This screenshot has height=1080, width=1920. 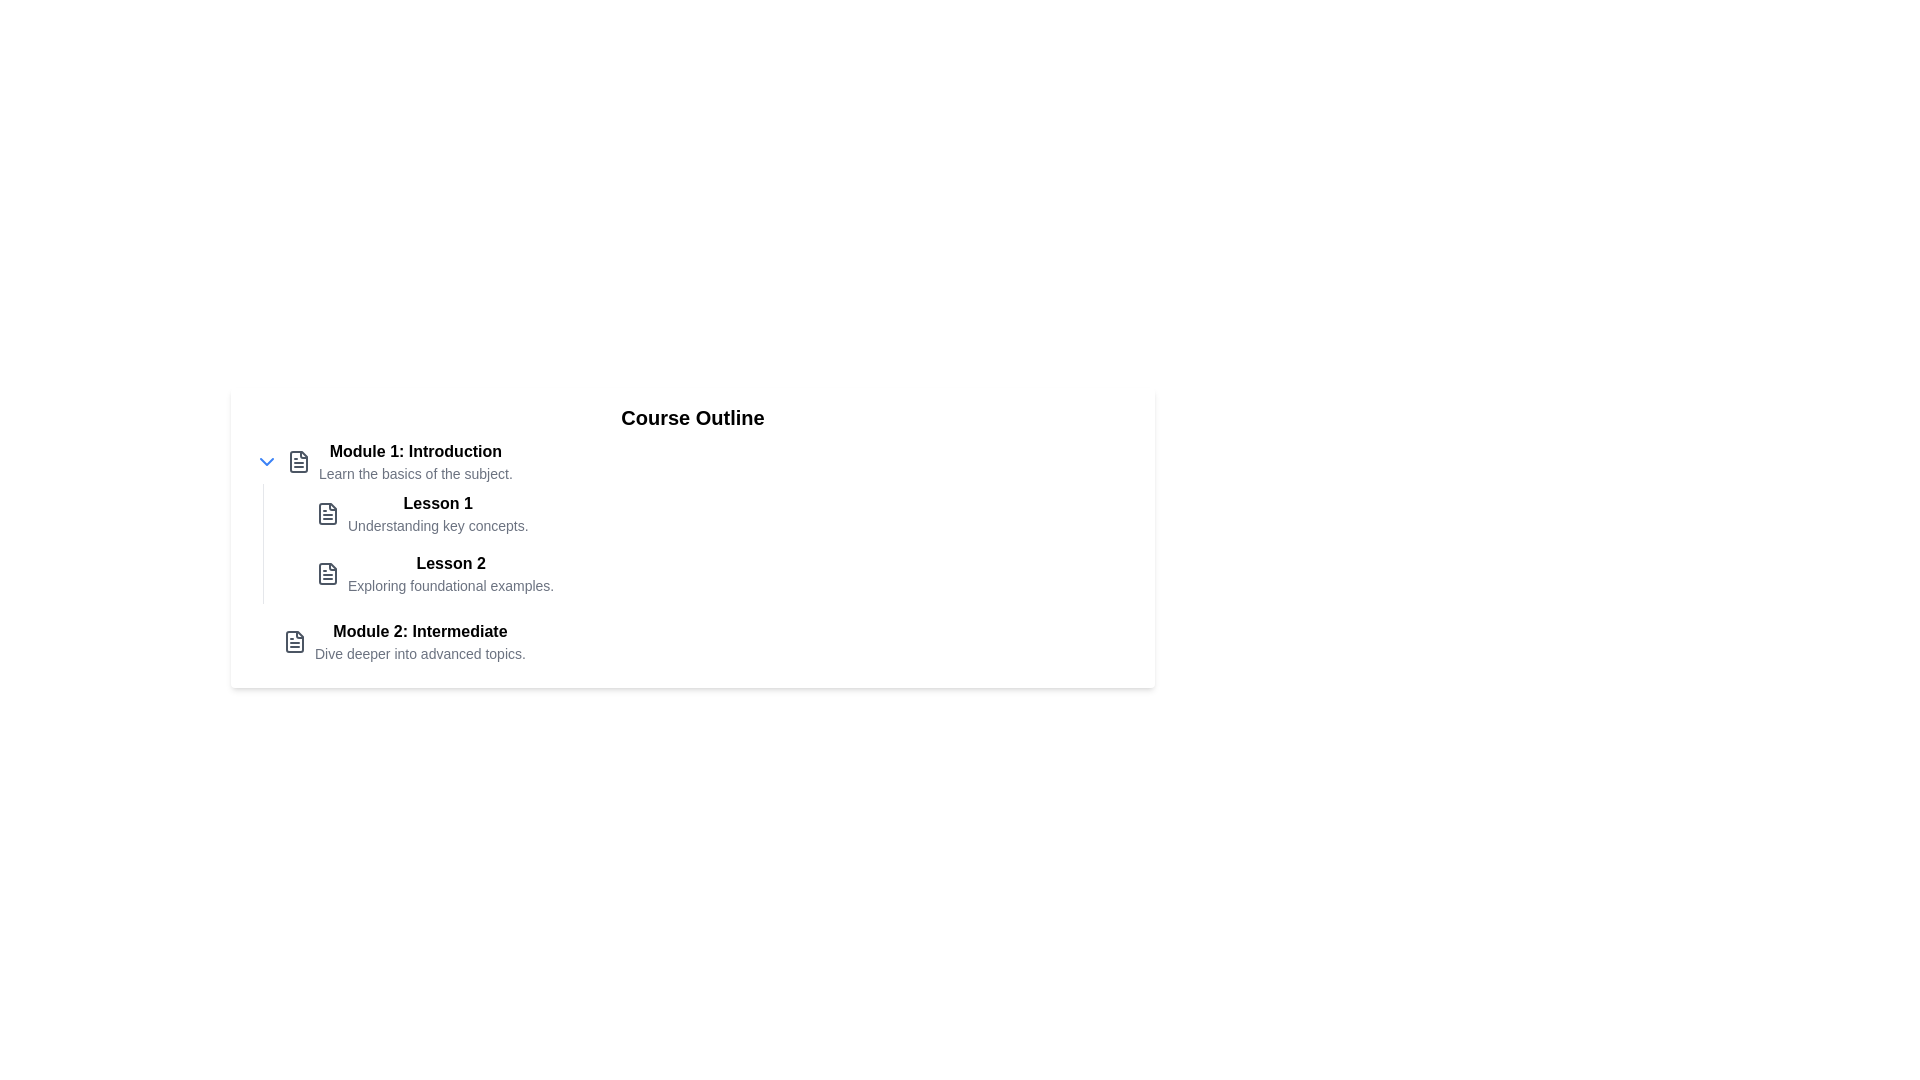 I want to click on the Text Header that labels the first lesson, so click(x=437, y=503).